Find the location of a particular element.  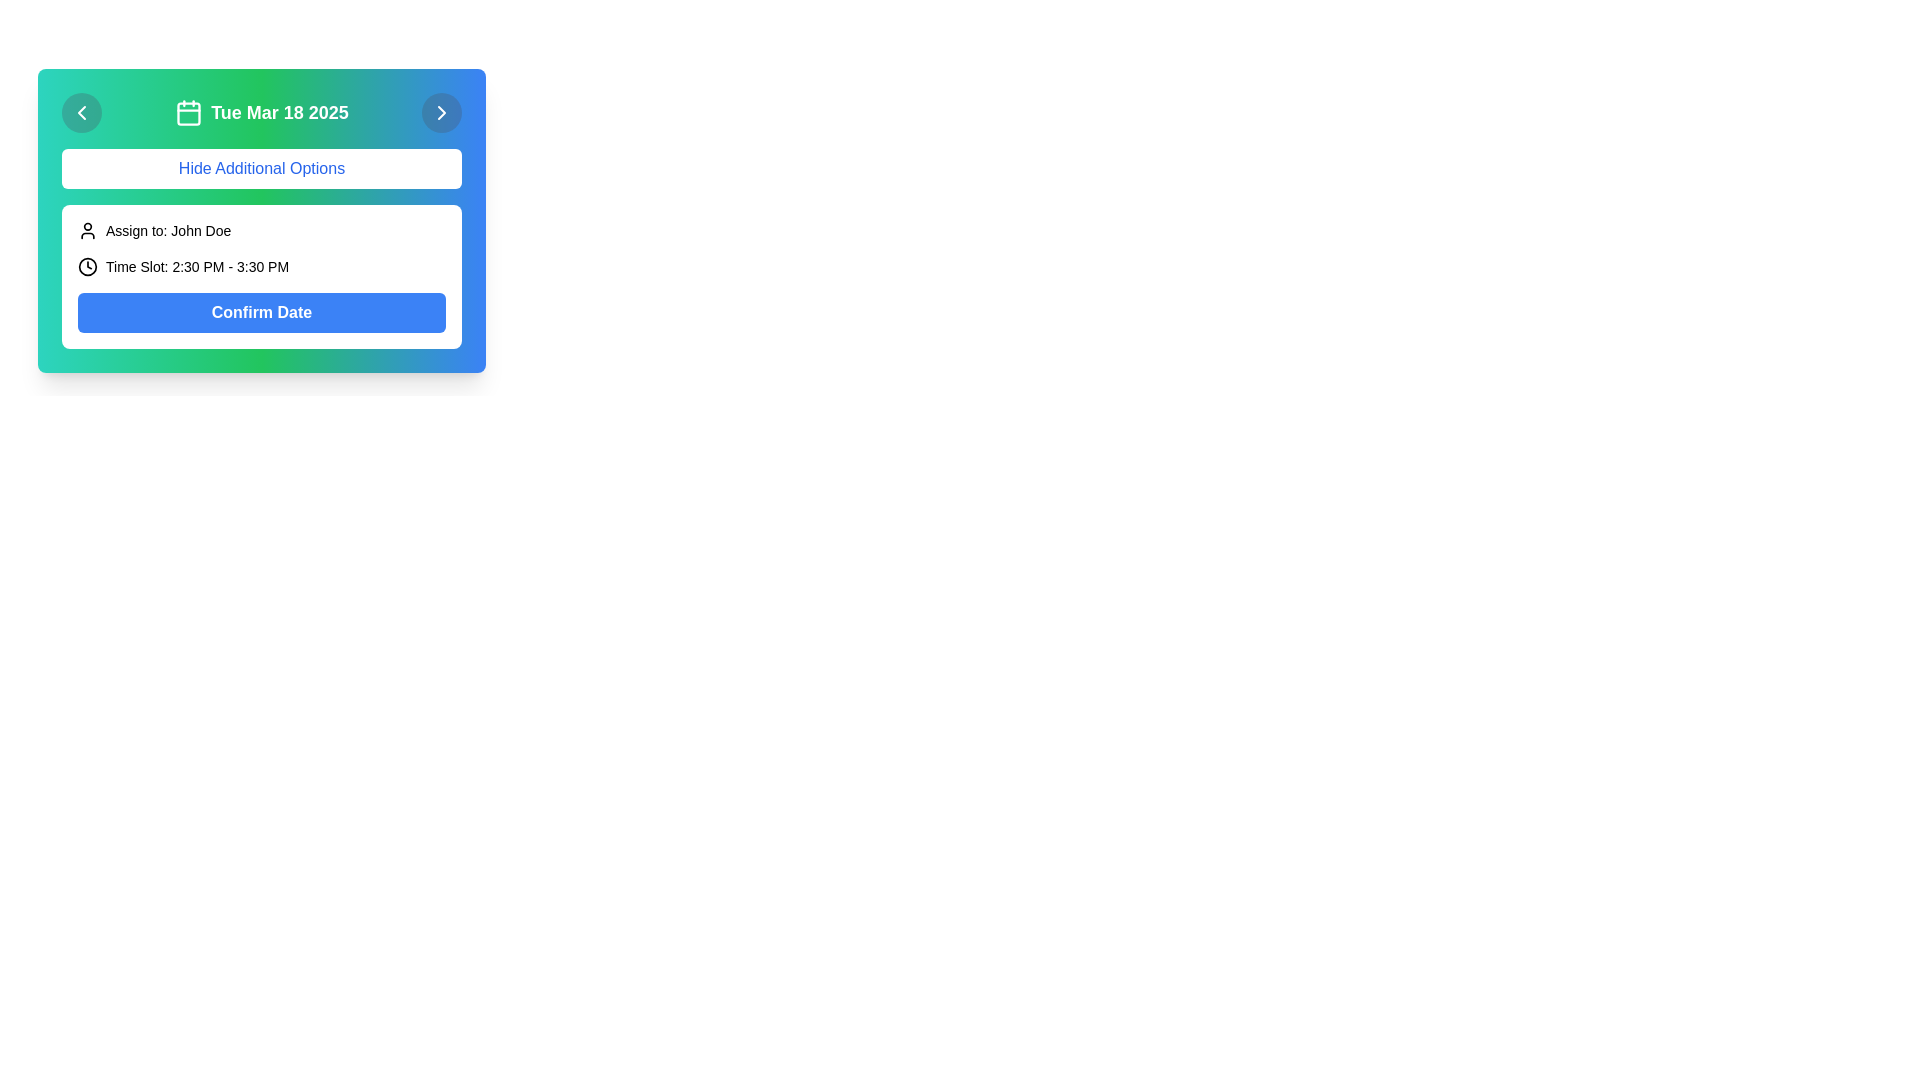

the left-pointing chevron-shaped navigation control icon located at the top-left corner of the calendar interface is located at coordinates (80, 112).